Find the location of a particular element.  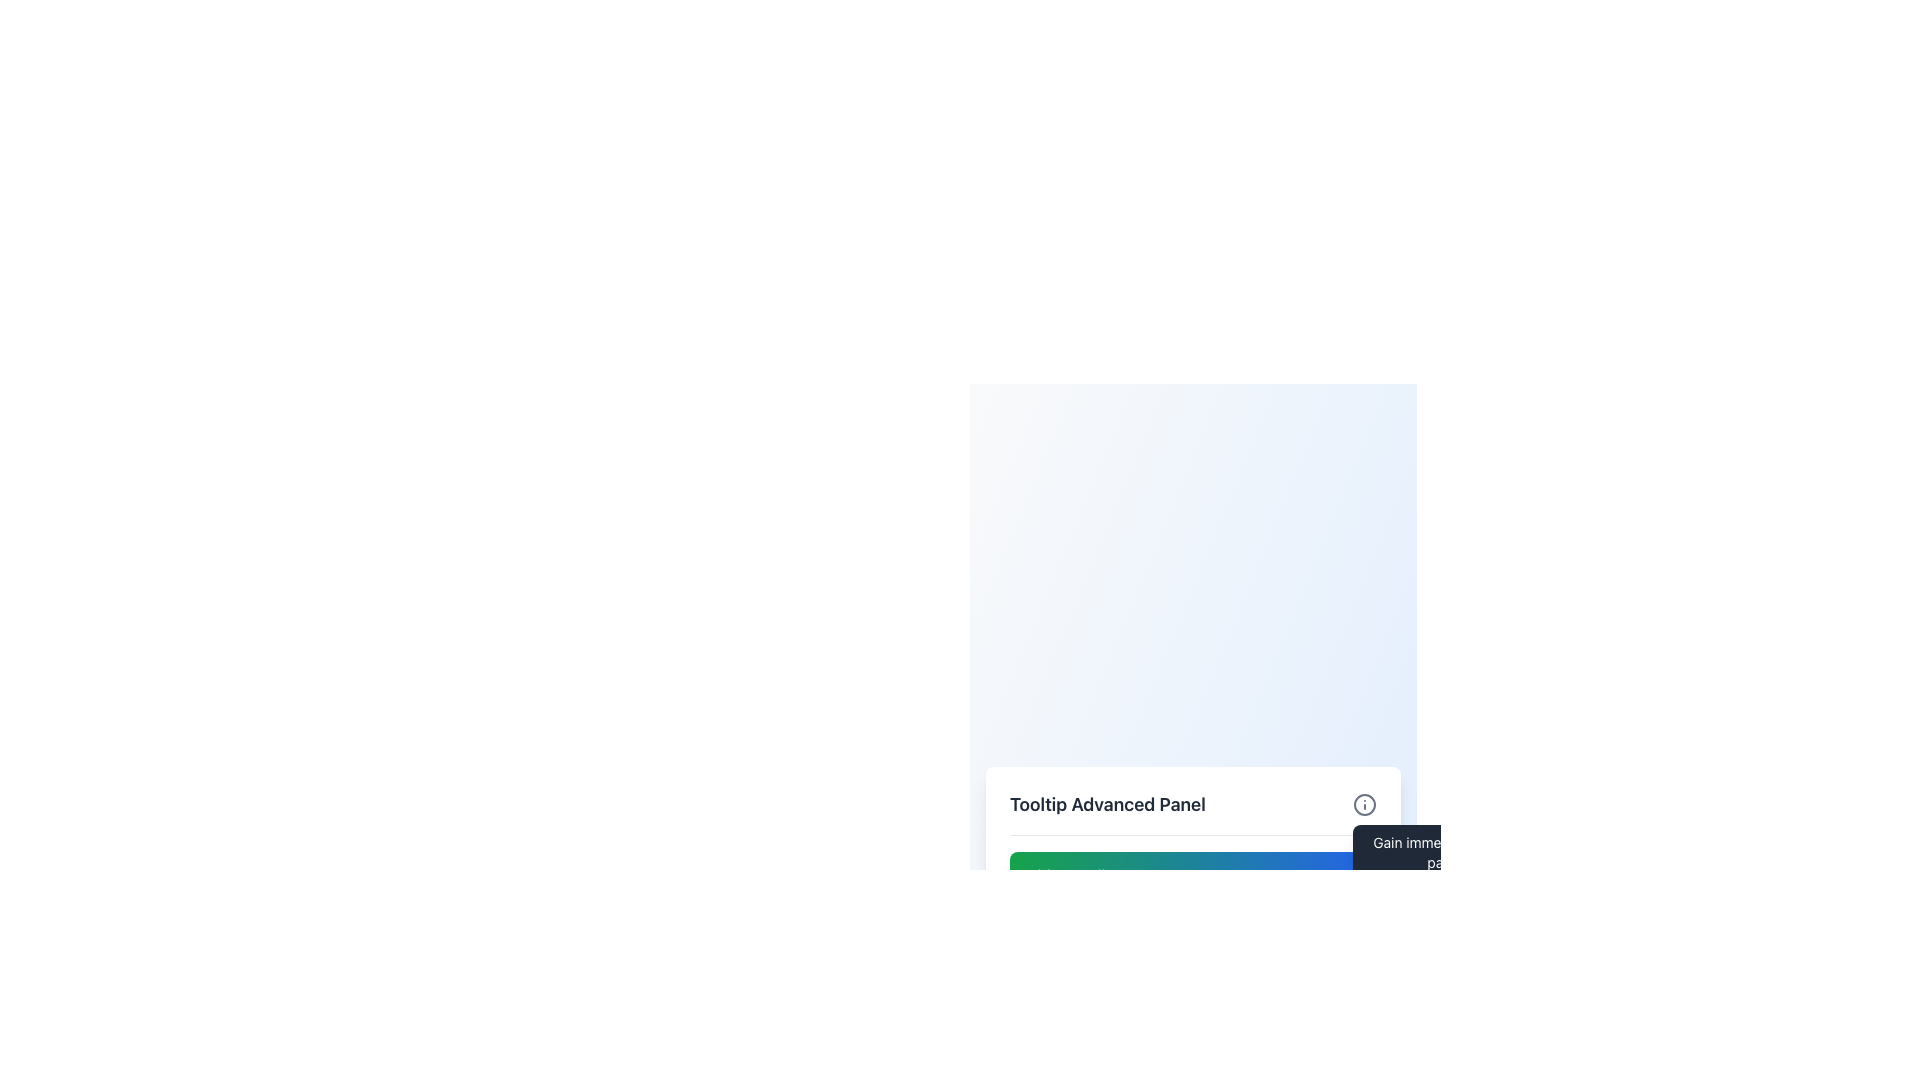

the SVG Icon located within the 'Hide Details' button is located at coordinates (1350, 874).